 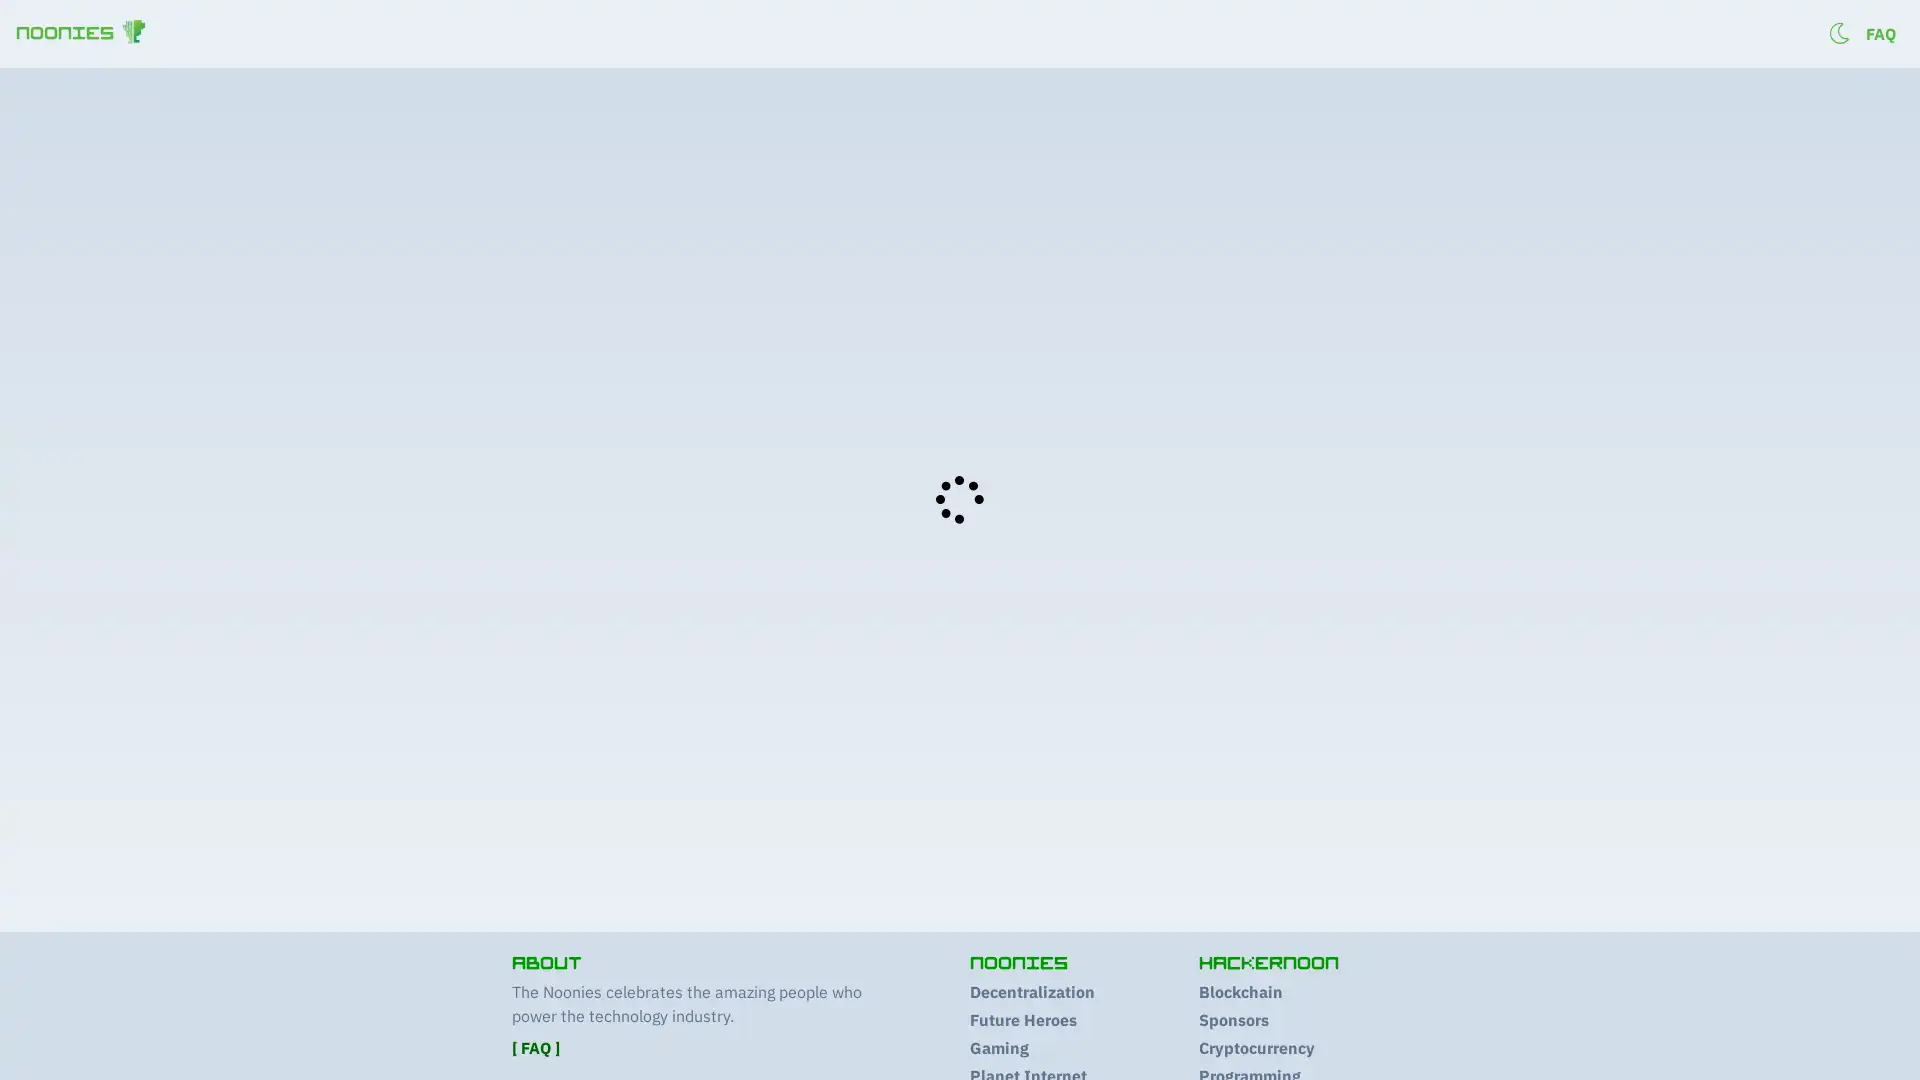 I want to click on Sign up, so click(x=1791, y=35).